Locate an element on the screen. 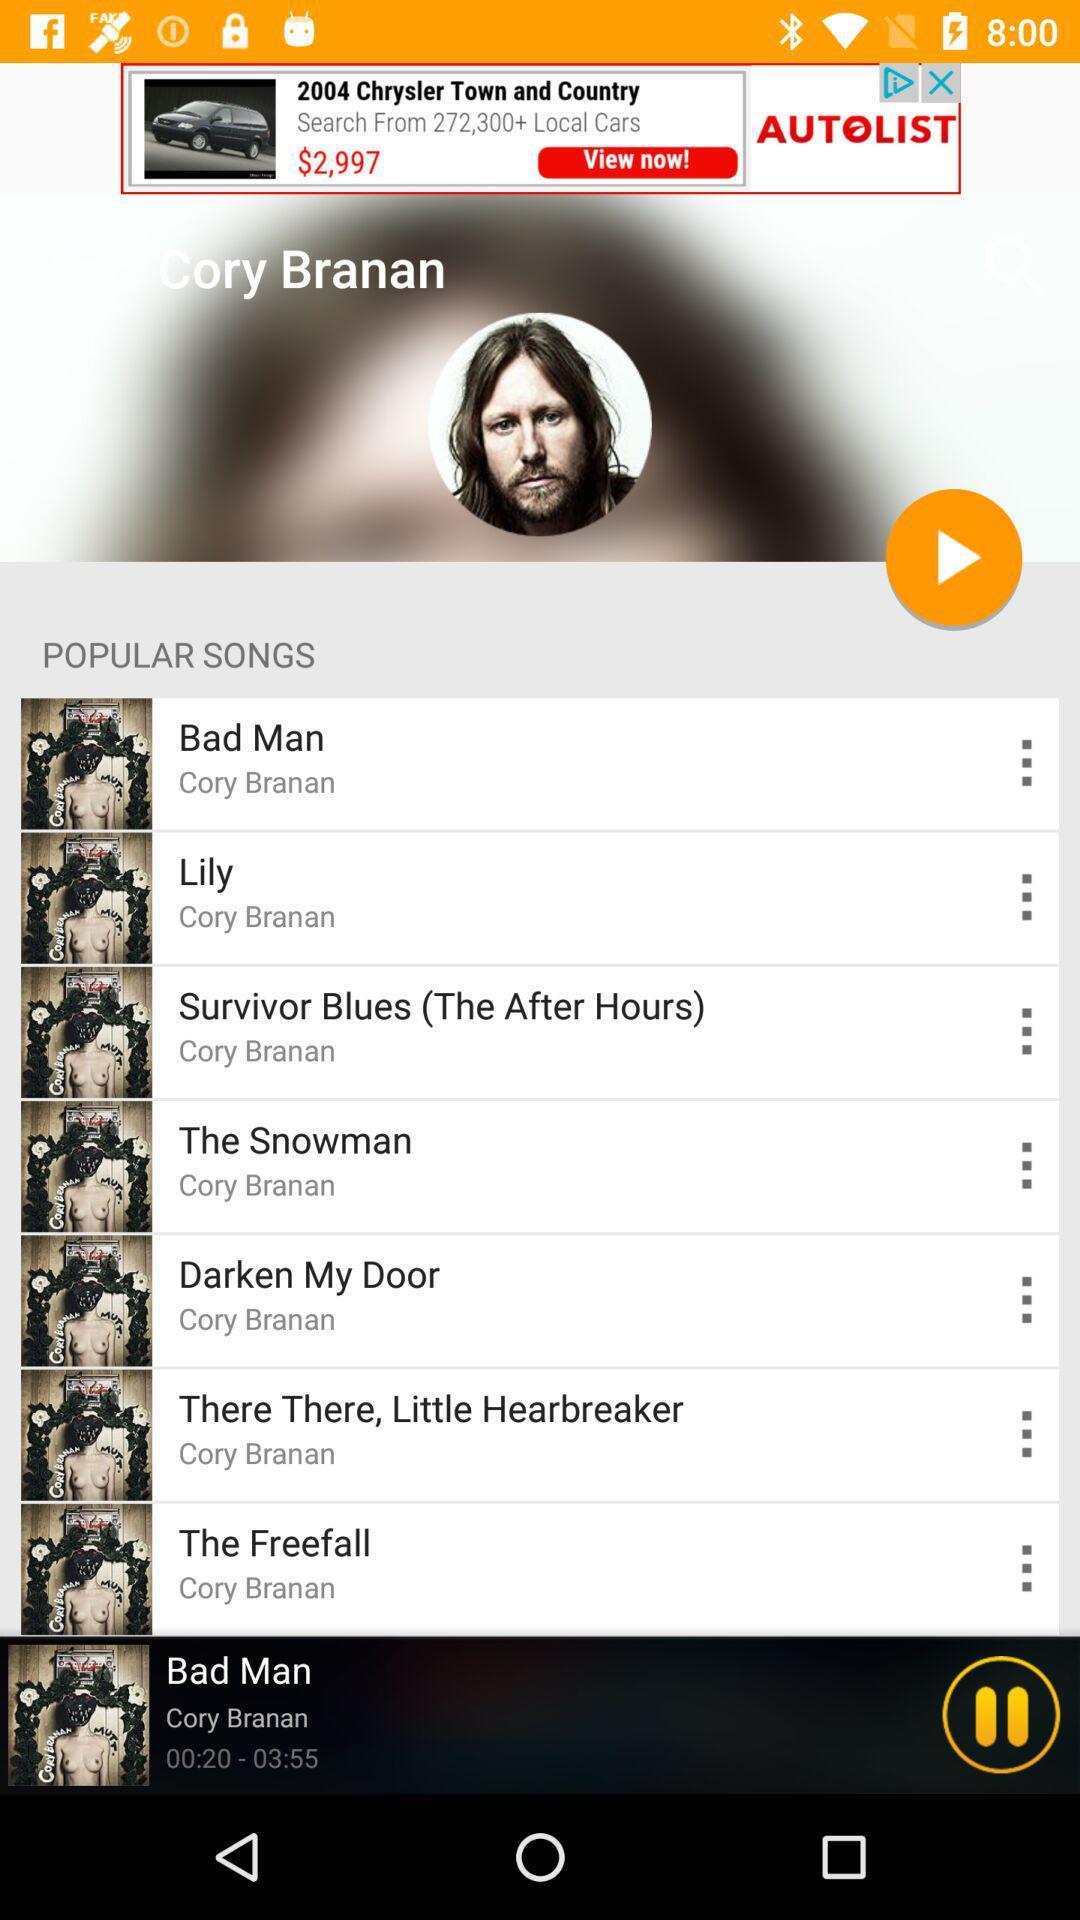  the more icon is located at coordinates (1027, 1032).